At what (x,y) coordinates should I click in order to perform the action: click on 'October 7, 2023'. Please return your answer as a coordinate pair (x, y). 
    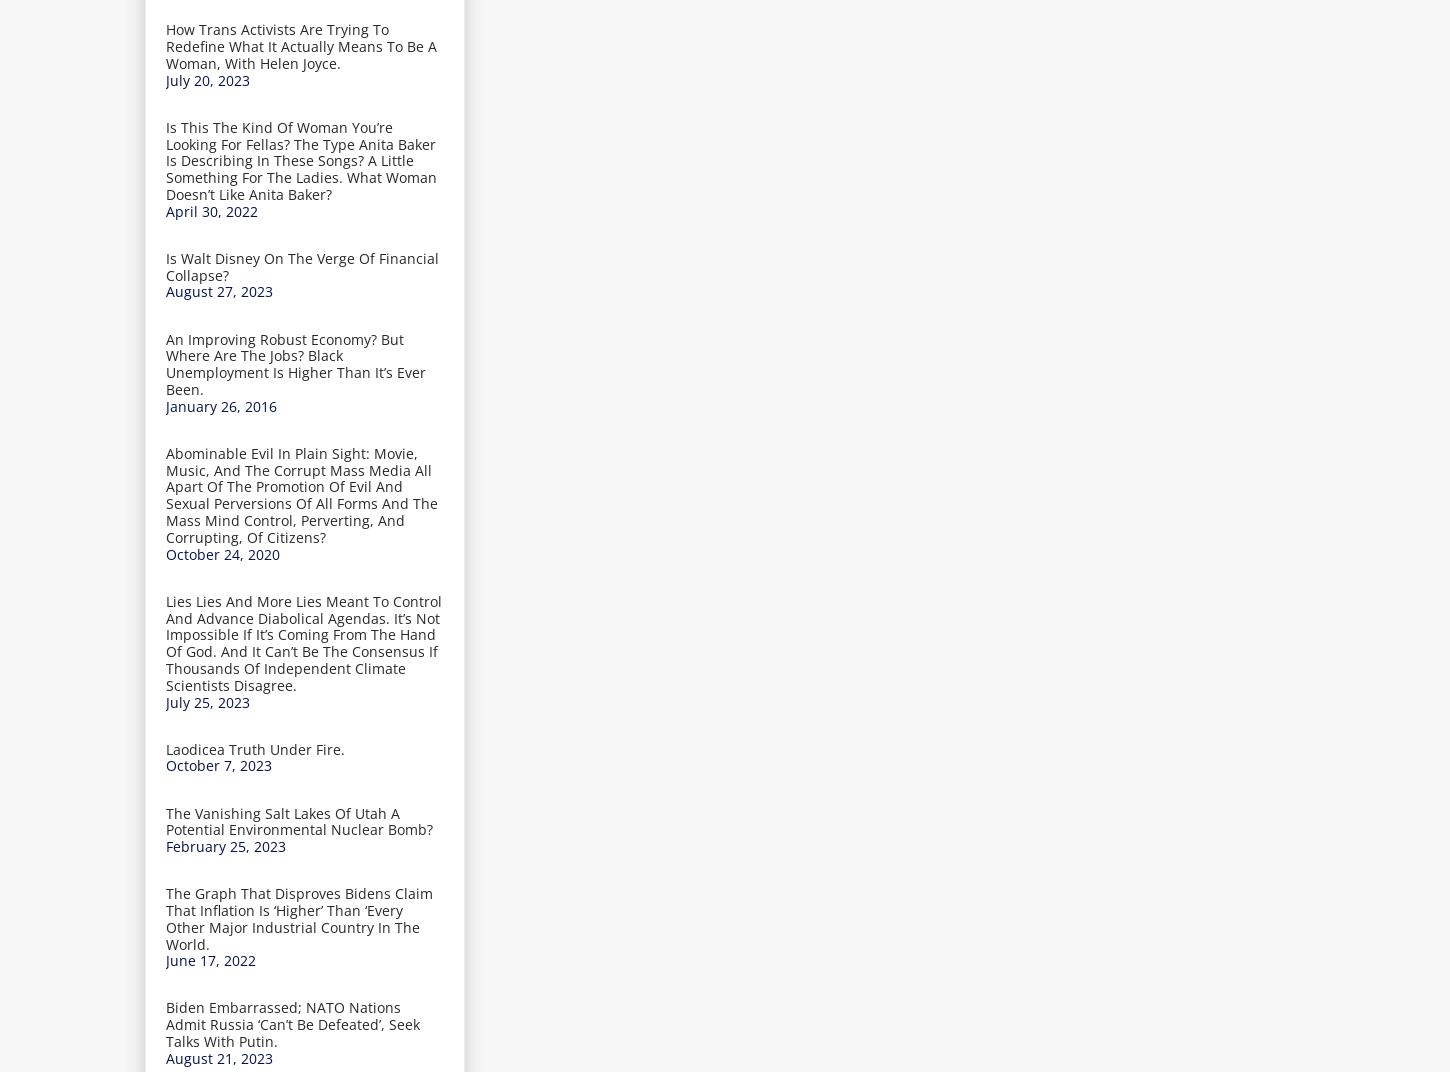
    Looking at the image, I should click on (217, 765).